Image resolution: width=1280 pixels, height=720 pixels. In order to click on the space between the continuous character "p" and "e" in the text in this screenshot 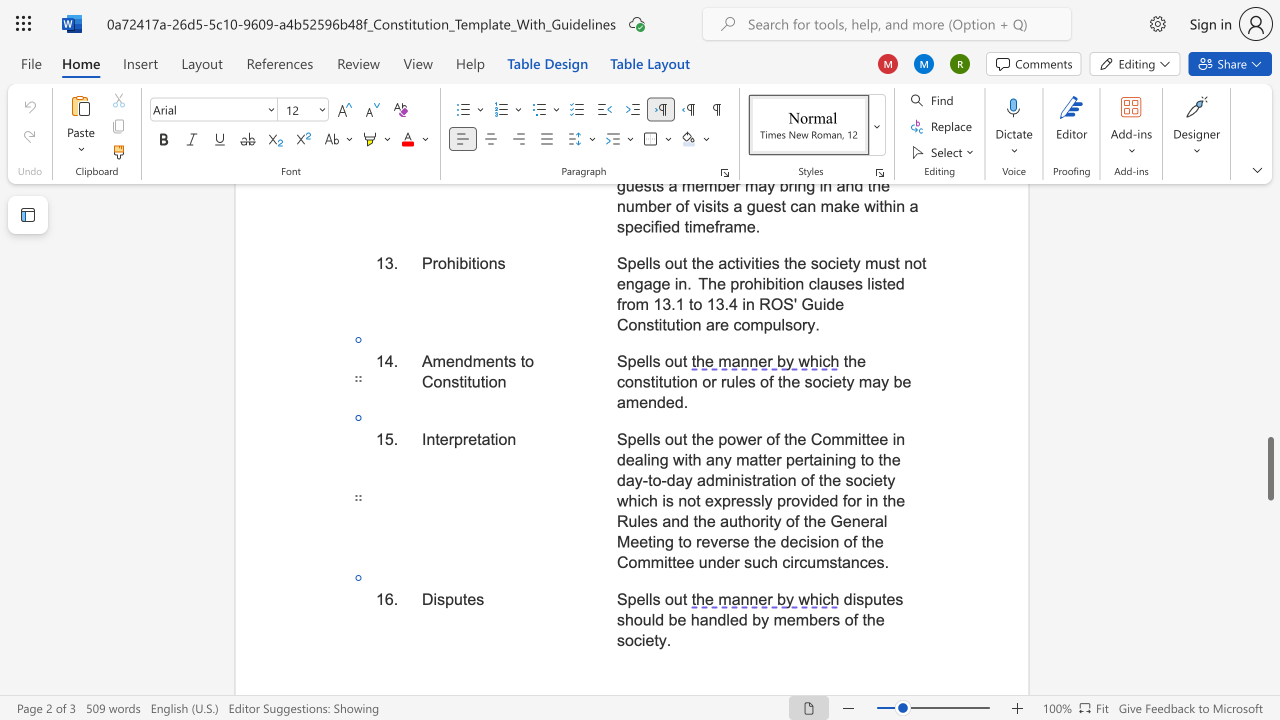, I will do `click(793, 460)`.